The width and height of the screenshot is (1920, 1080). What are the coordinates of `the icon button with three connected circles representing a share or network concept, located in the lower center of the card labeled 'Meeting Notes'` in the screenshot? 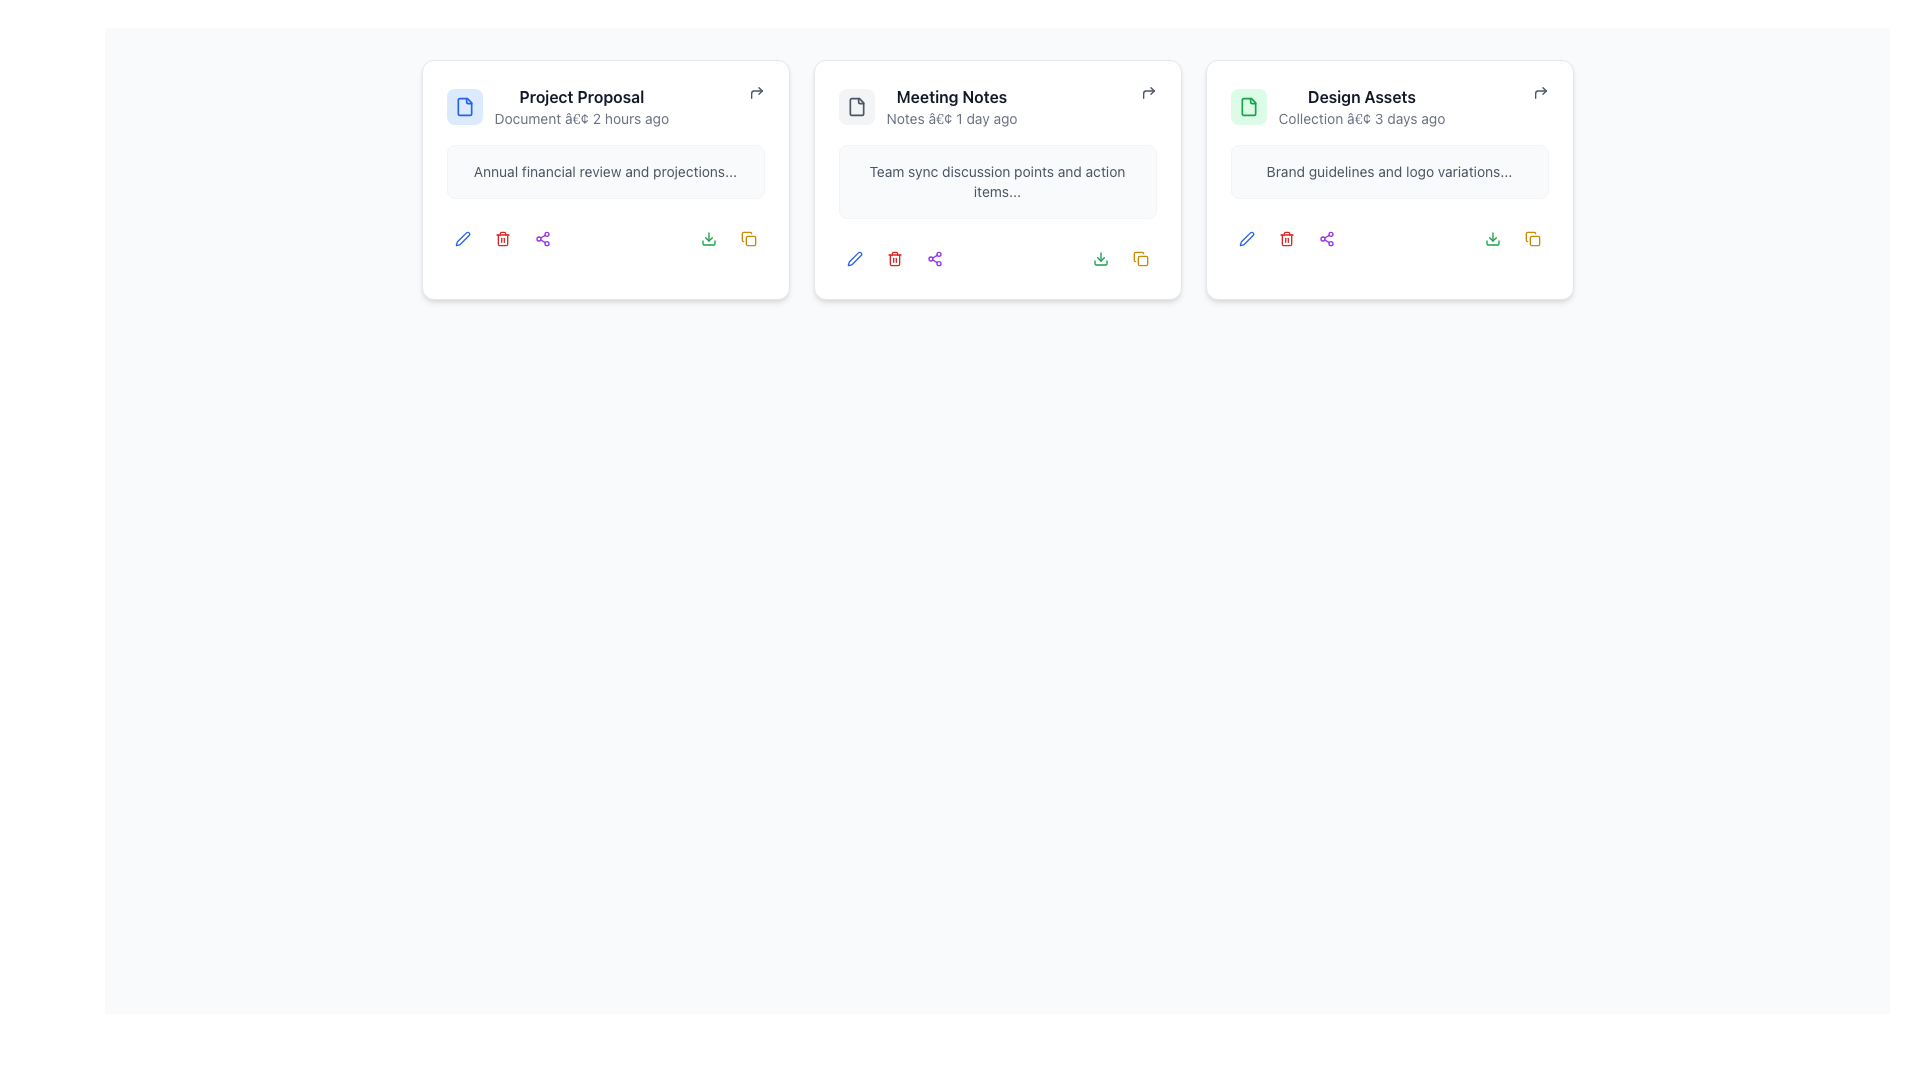 It's located at (933, 257).